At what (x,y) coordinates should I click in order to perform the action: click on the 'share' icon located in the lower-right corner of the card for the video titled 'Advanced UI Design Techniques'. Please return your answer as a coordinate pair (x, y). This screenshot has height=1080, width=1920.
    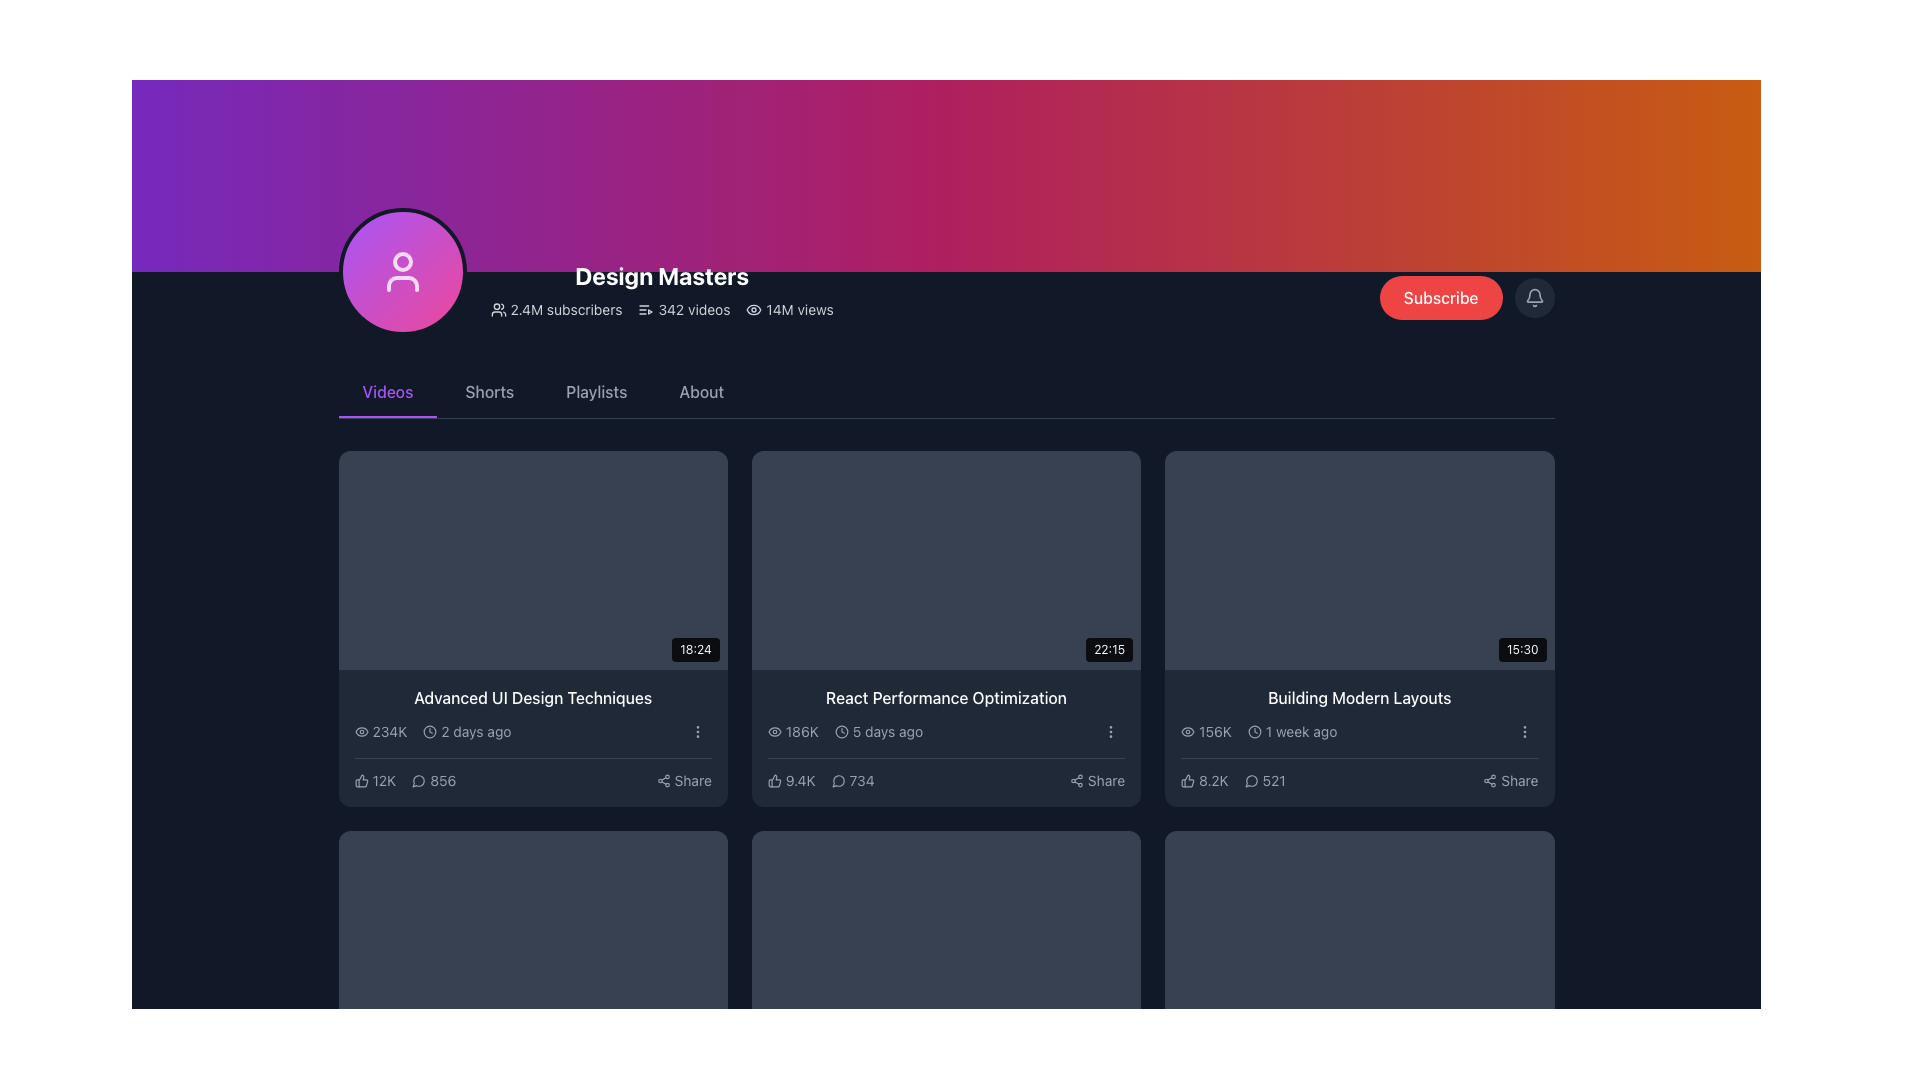
    Looking at the image, I should click on (663, 779).